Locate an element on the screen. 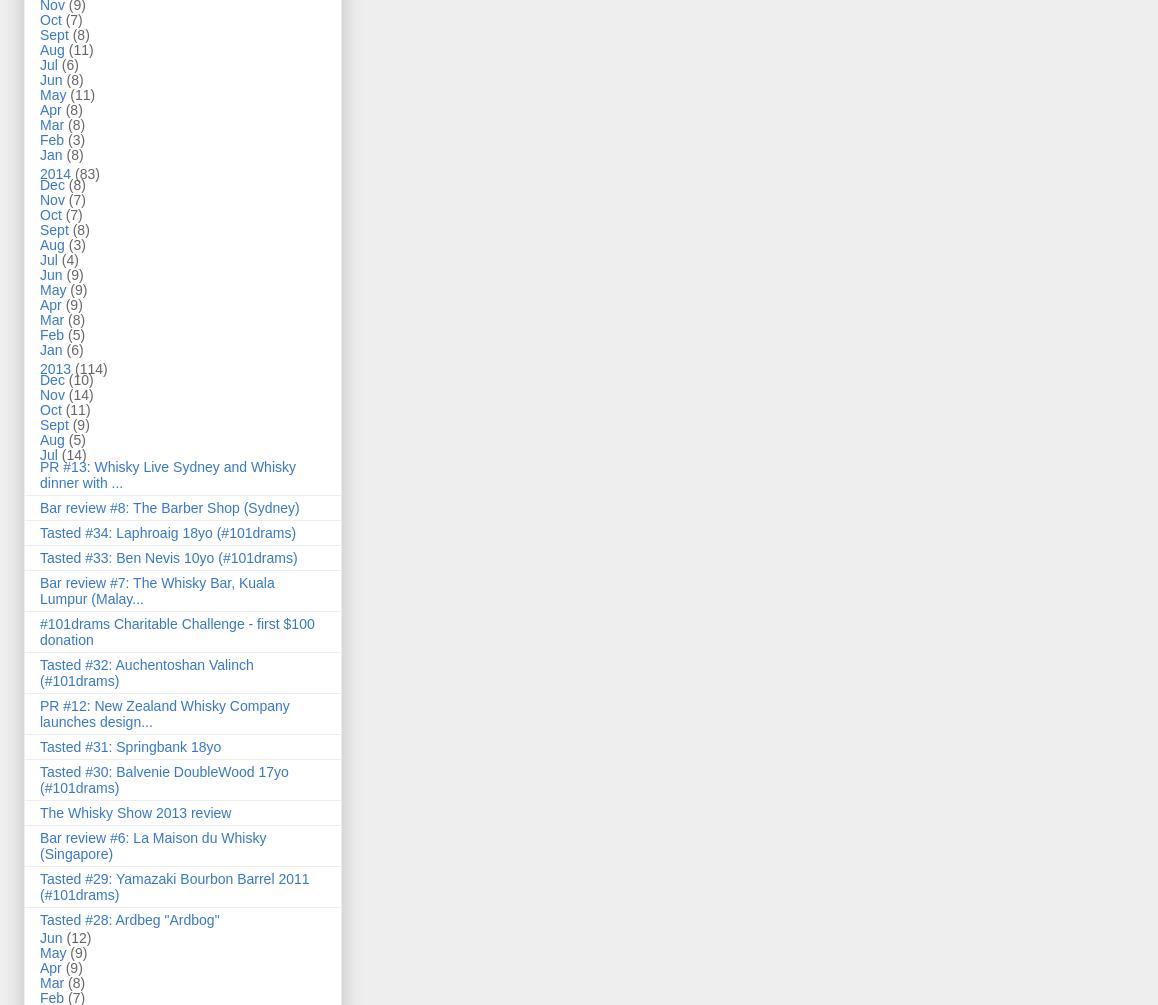 The width and height of the screenshot is (1158, 1005). 'Bar review #7: The Whisky Bar, Kuala Lumpur (Malay...' is located at coordinates (38, 589).